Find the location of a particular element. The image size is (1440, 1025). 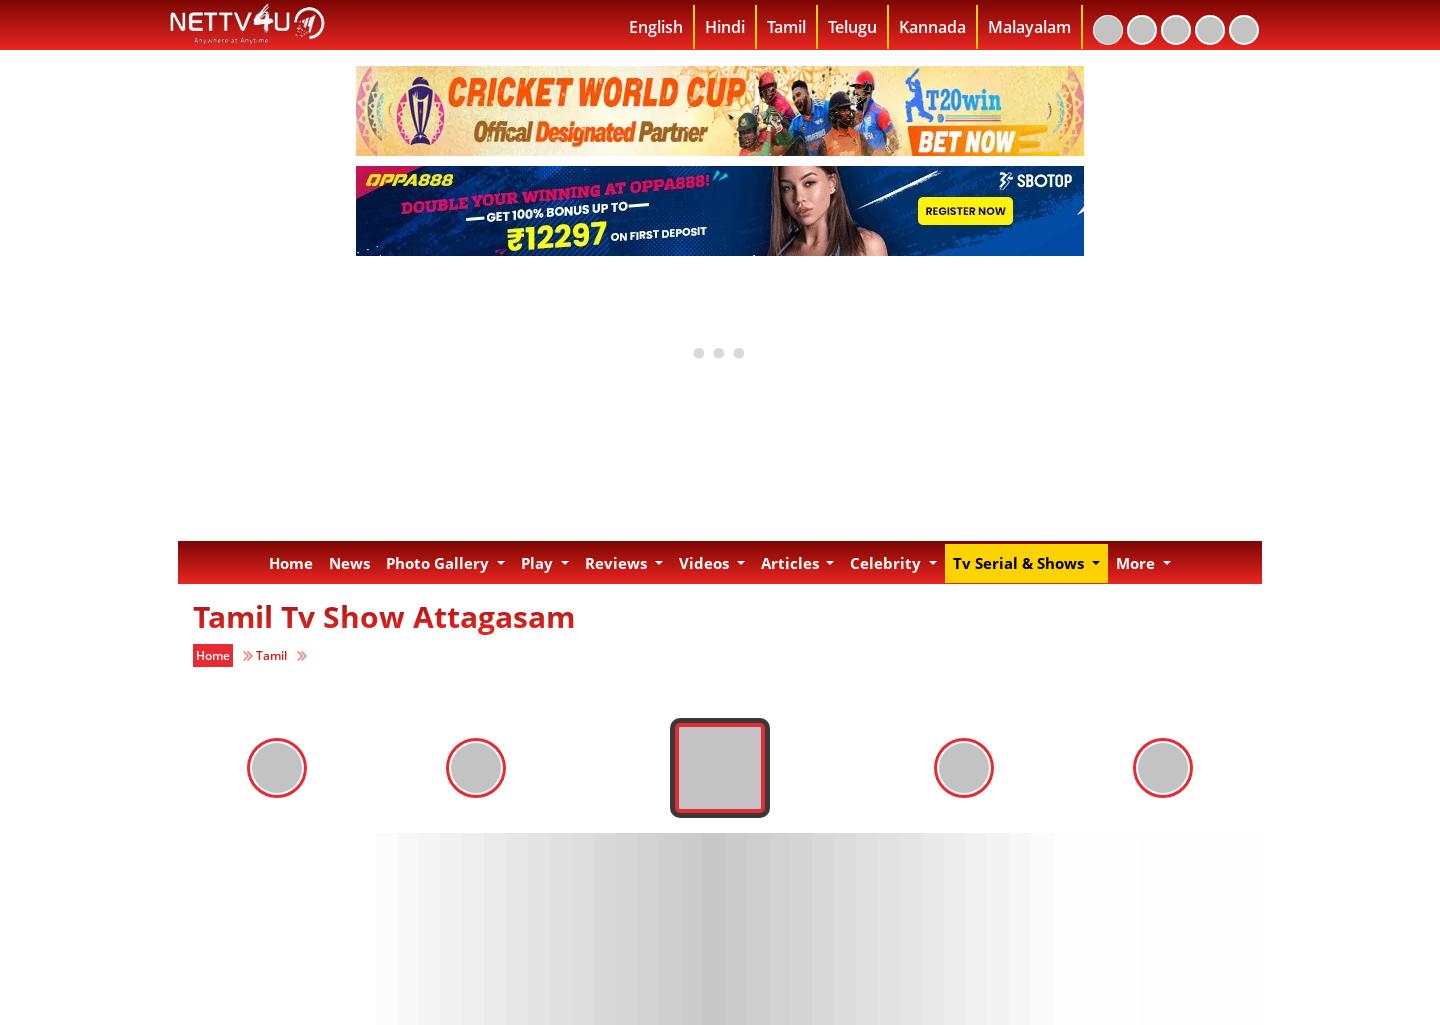

'Reviews' is located at coordinates (616, 563).